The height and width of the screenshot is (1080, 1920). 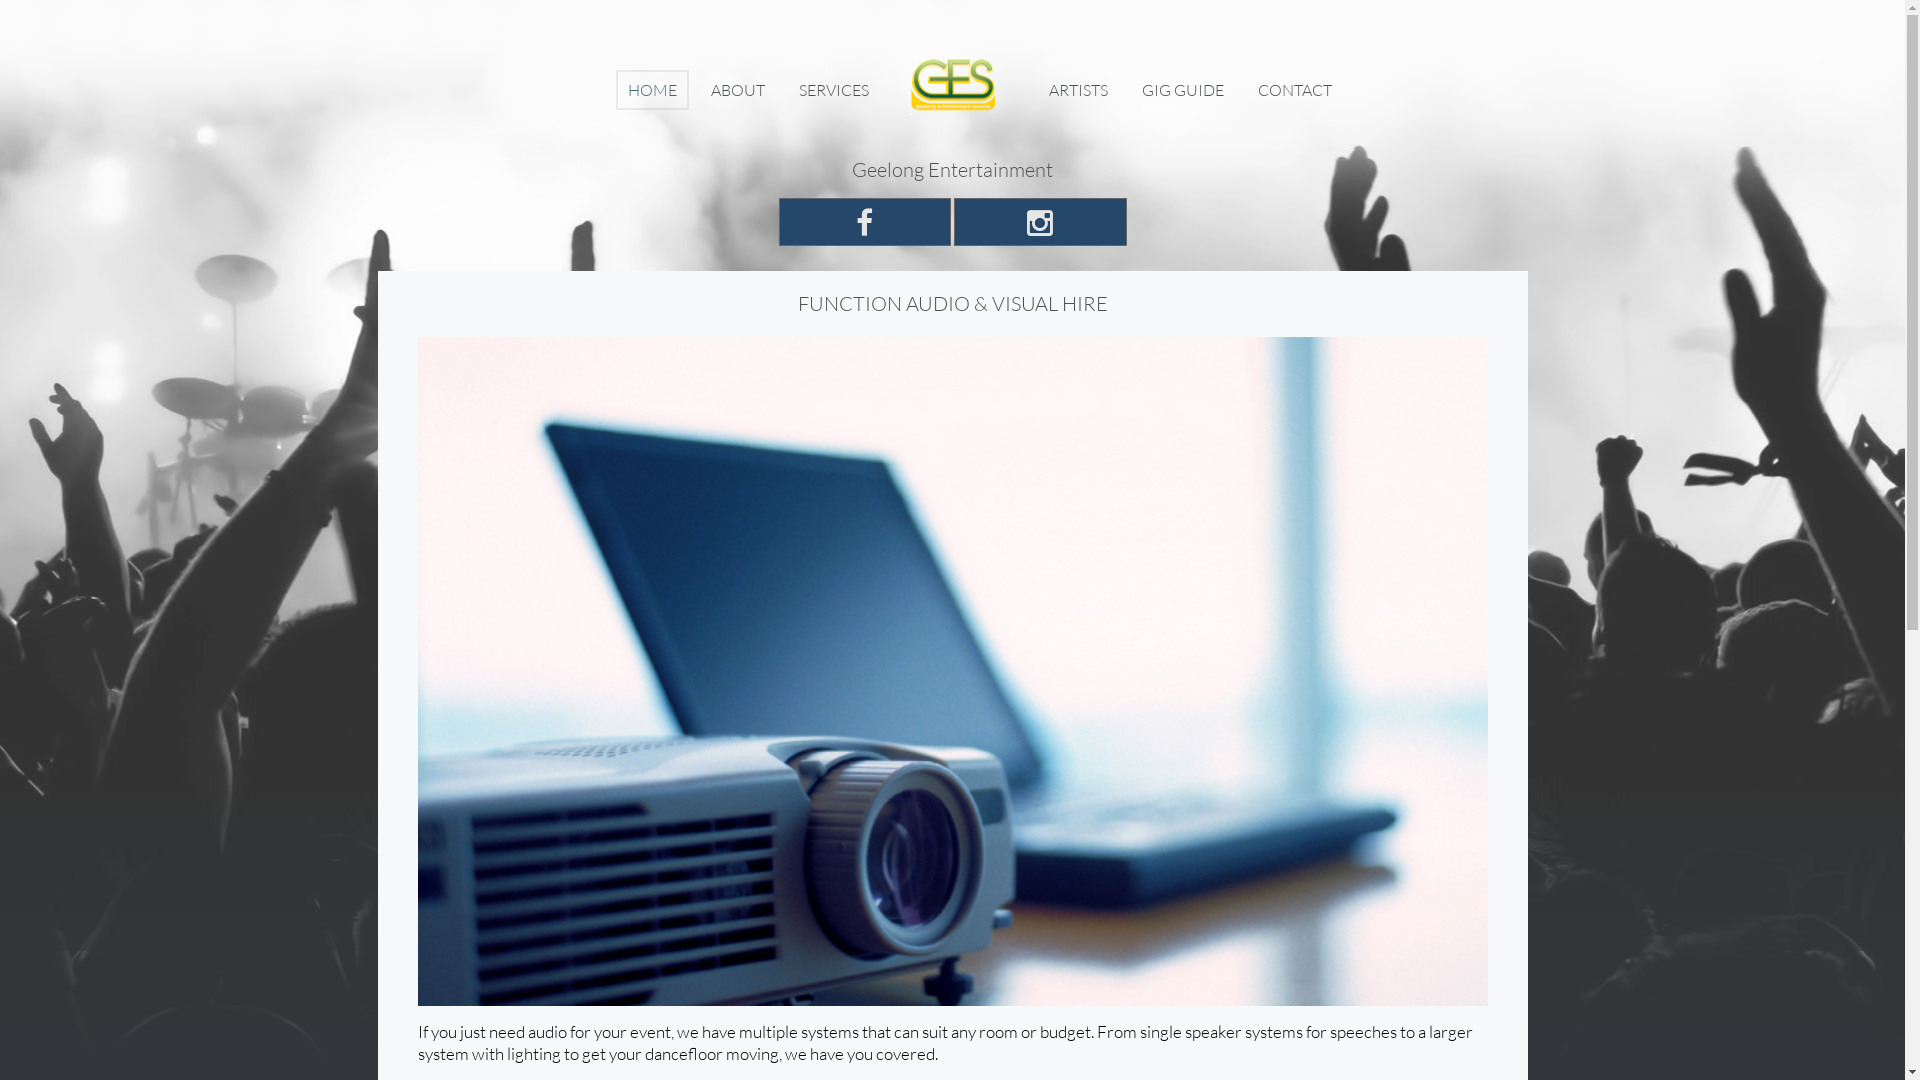 I want to click on 'ARTISTS', so click(x=1036, y=88).